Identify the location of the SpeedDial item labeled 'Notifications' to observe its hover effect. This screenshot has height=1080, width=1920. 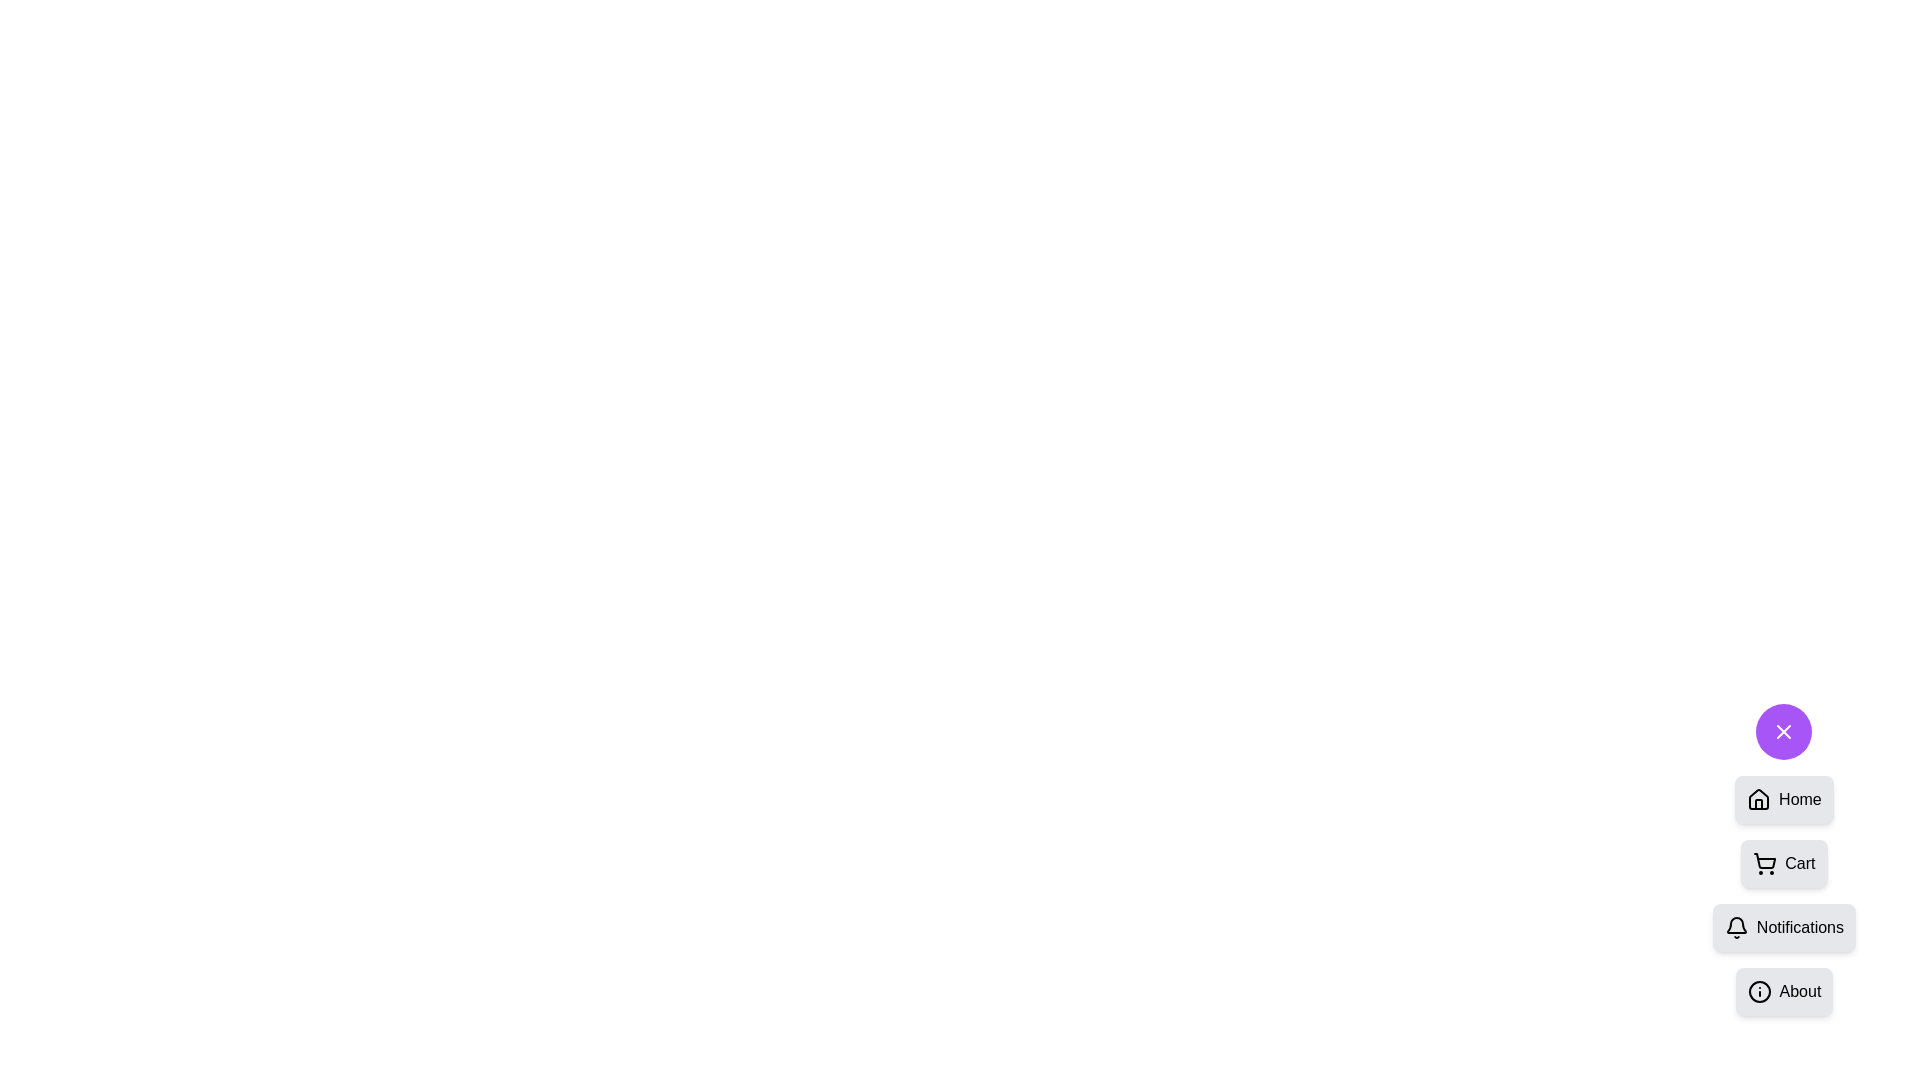
(1784, 928).